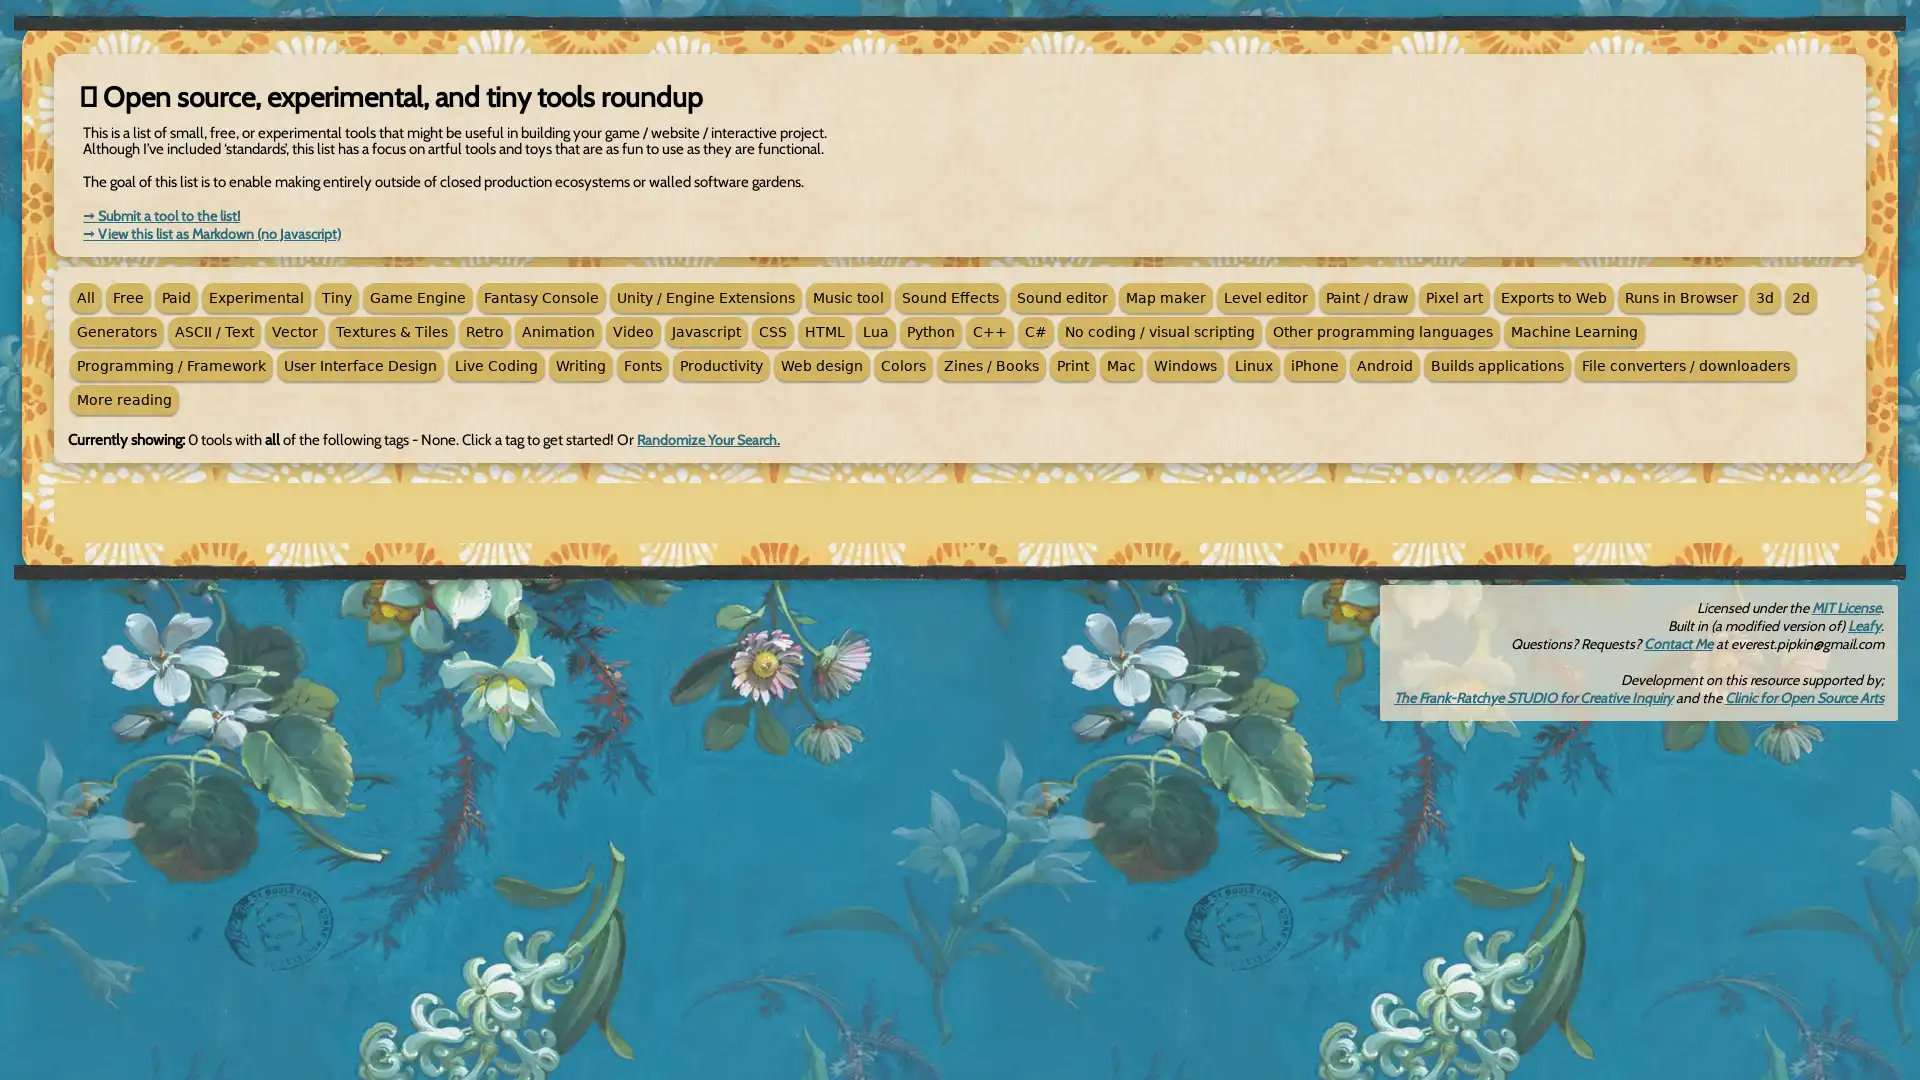  Describe the element at coordinates (848, 297) in the screenshot. I see `Music tool` at that location.